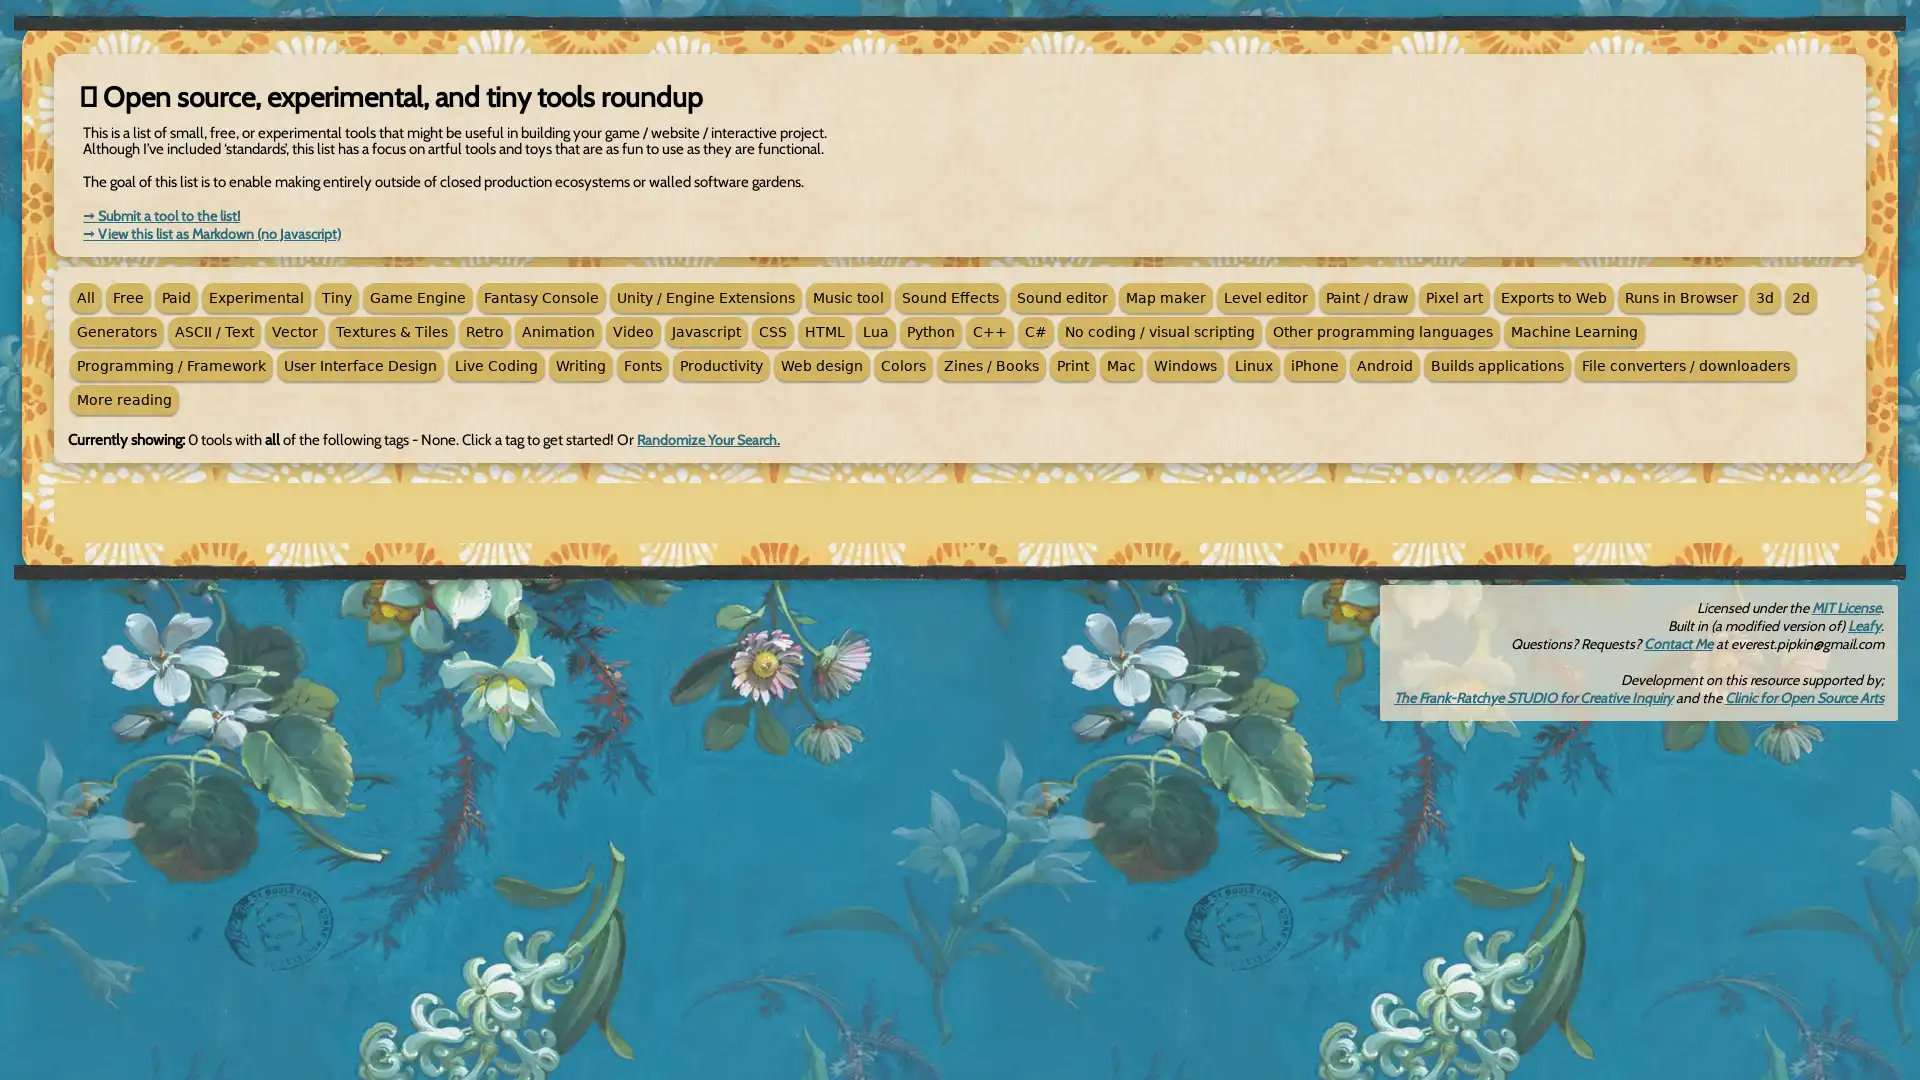  Describe the element at coordinates (848, 297) in the screenshot. I see `Music tool` at that location.